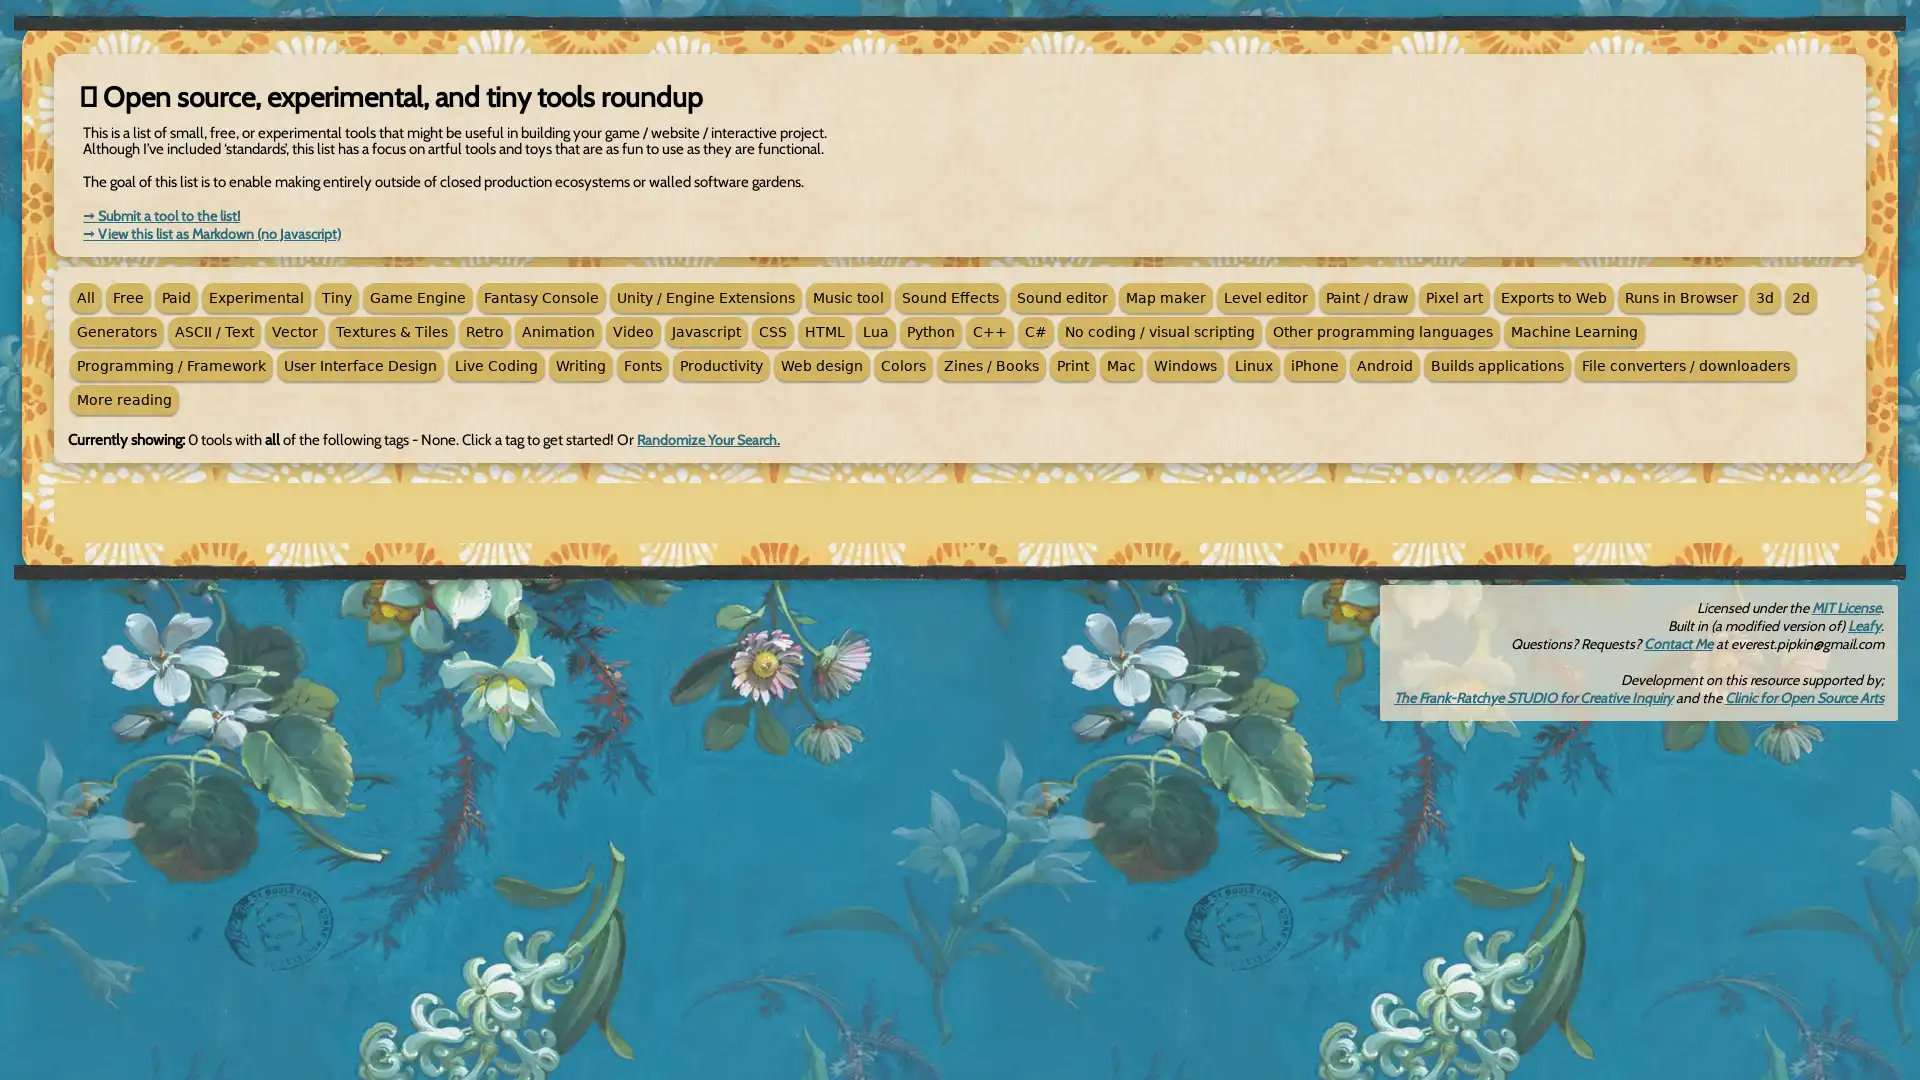  Describe the element at coordinates (848, 297) in the screenshot. I see `Music tool` at that location.